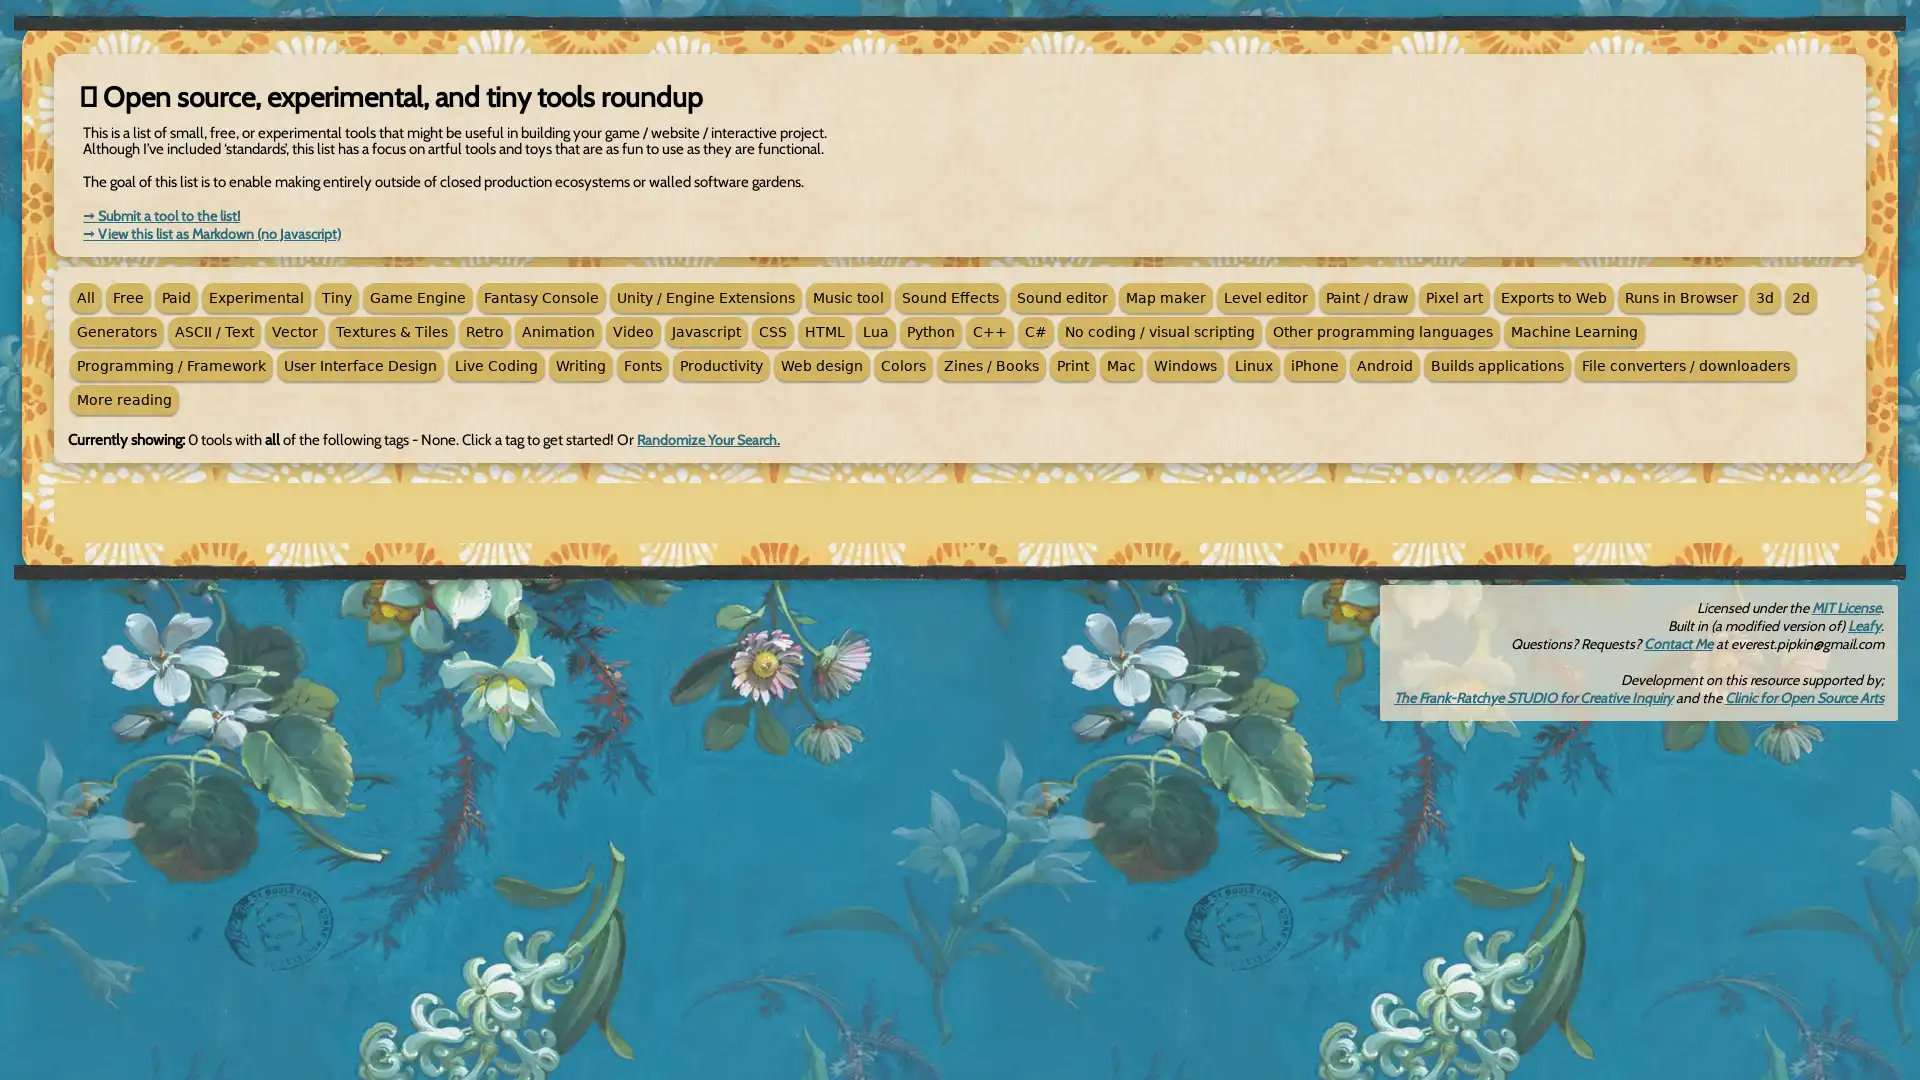  Describe the element at coordinates (848, 297) in the screenshot. I see `Music tool` at that location.